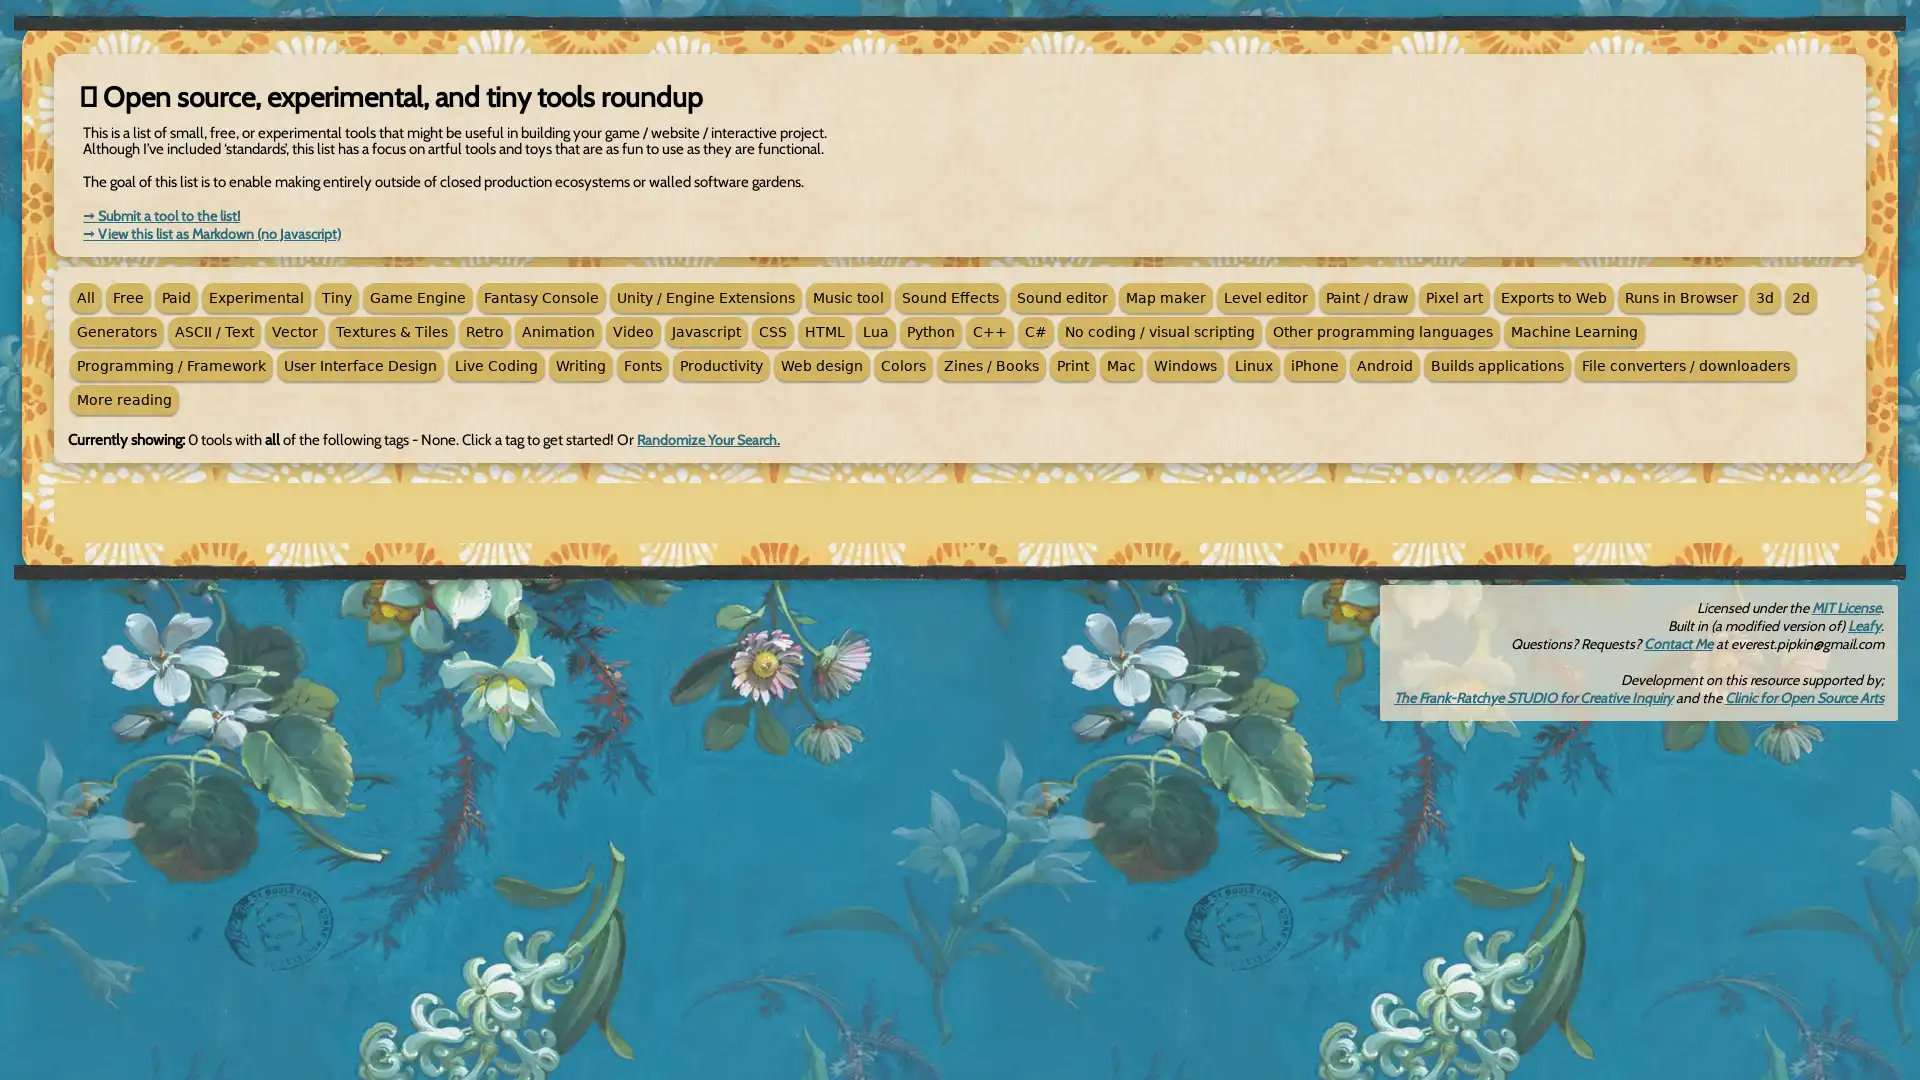  Describe the element at coordinates (848, 297) in the screenshot. I see `Music tool` at that location.